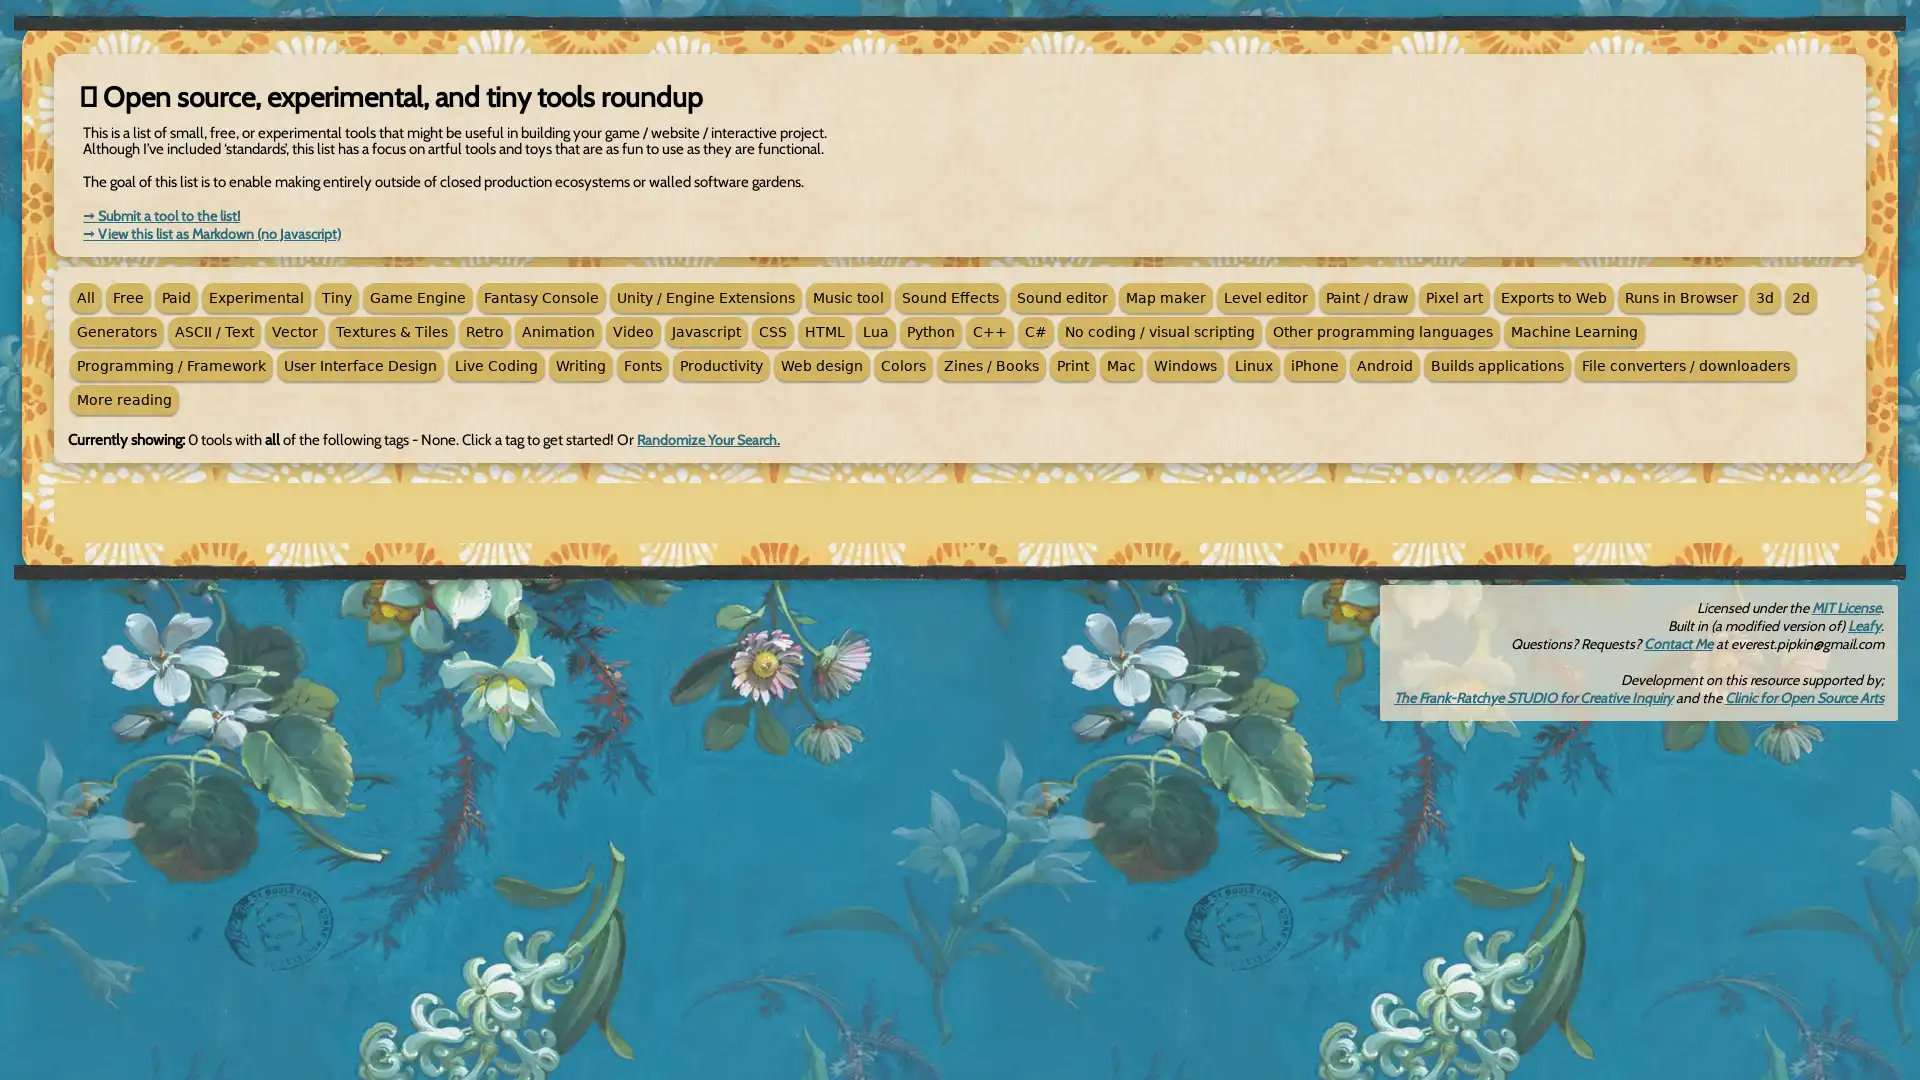  Describe the element at coordinates (848, 297) in the screenshot. I see `Music tool` at that location.